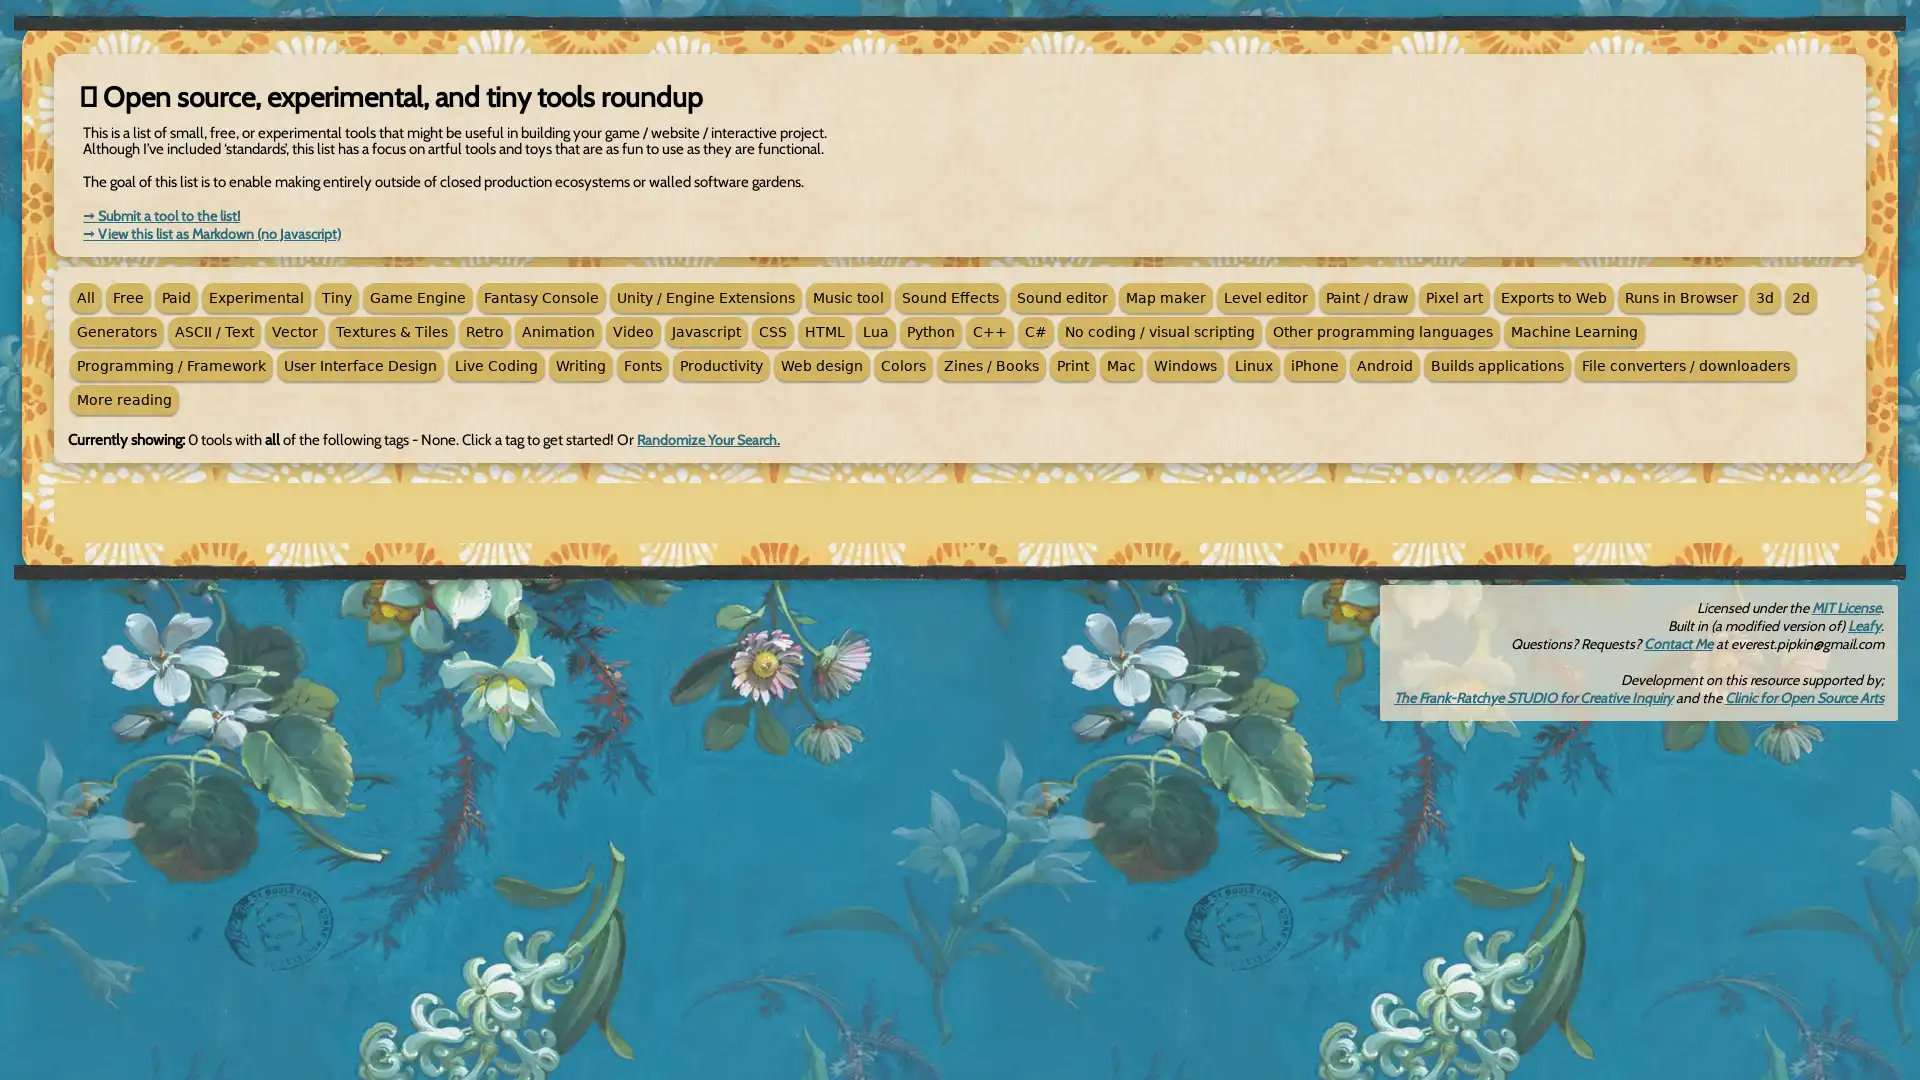  Describe the element at coordinates (848, 297) in the screenshot. I see `Music tool` at that location.